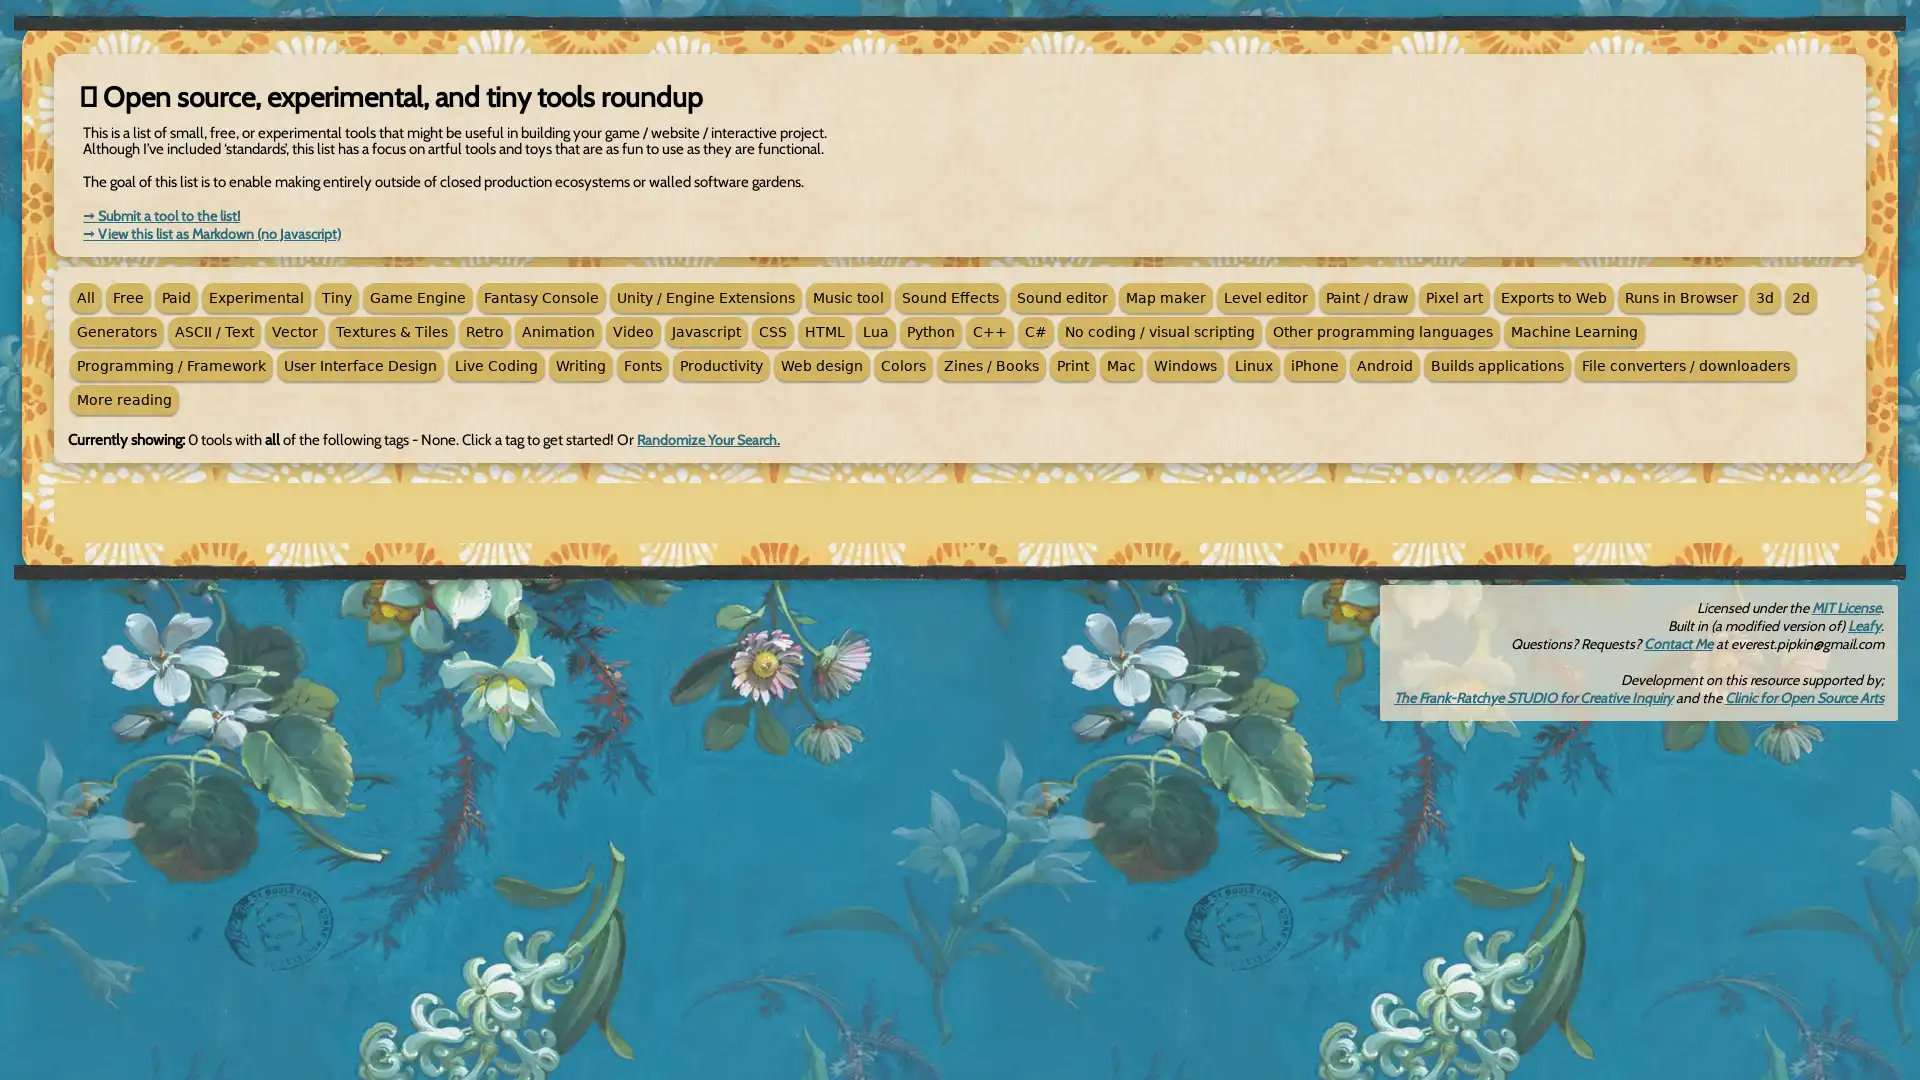  Describe the element at coordinates (848, 297) in the screenshot. I see `Music tool` at that location.